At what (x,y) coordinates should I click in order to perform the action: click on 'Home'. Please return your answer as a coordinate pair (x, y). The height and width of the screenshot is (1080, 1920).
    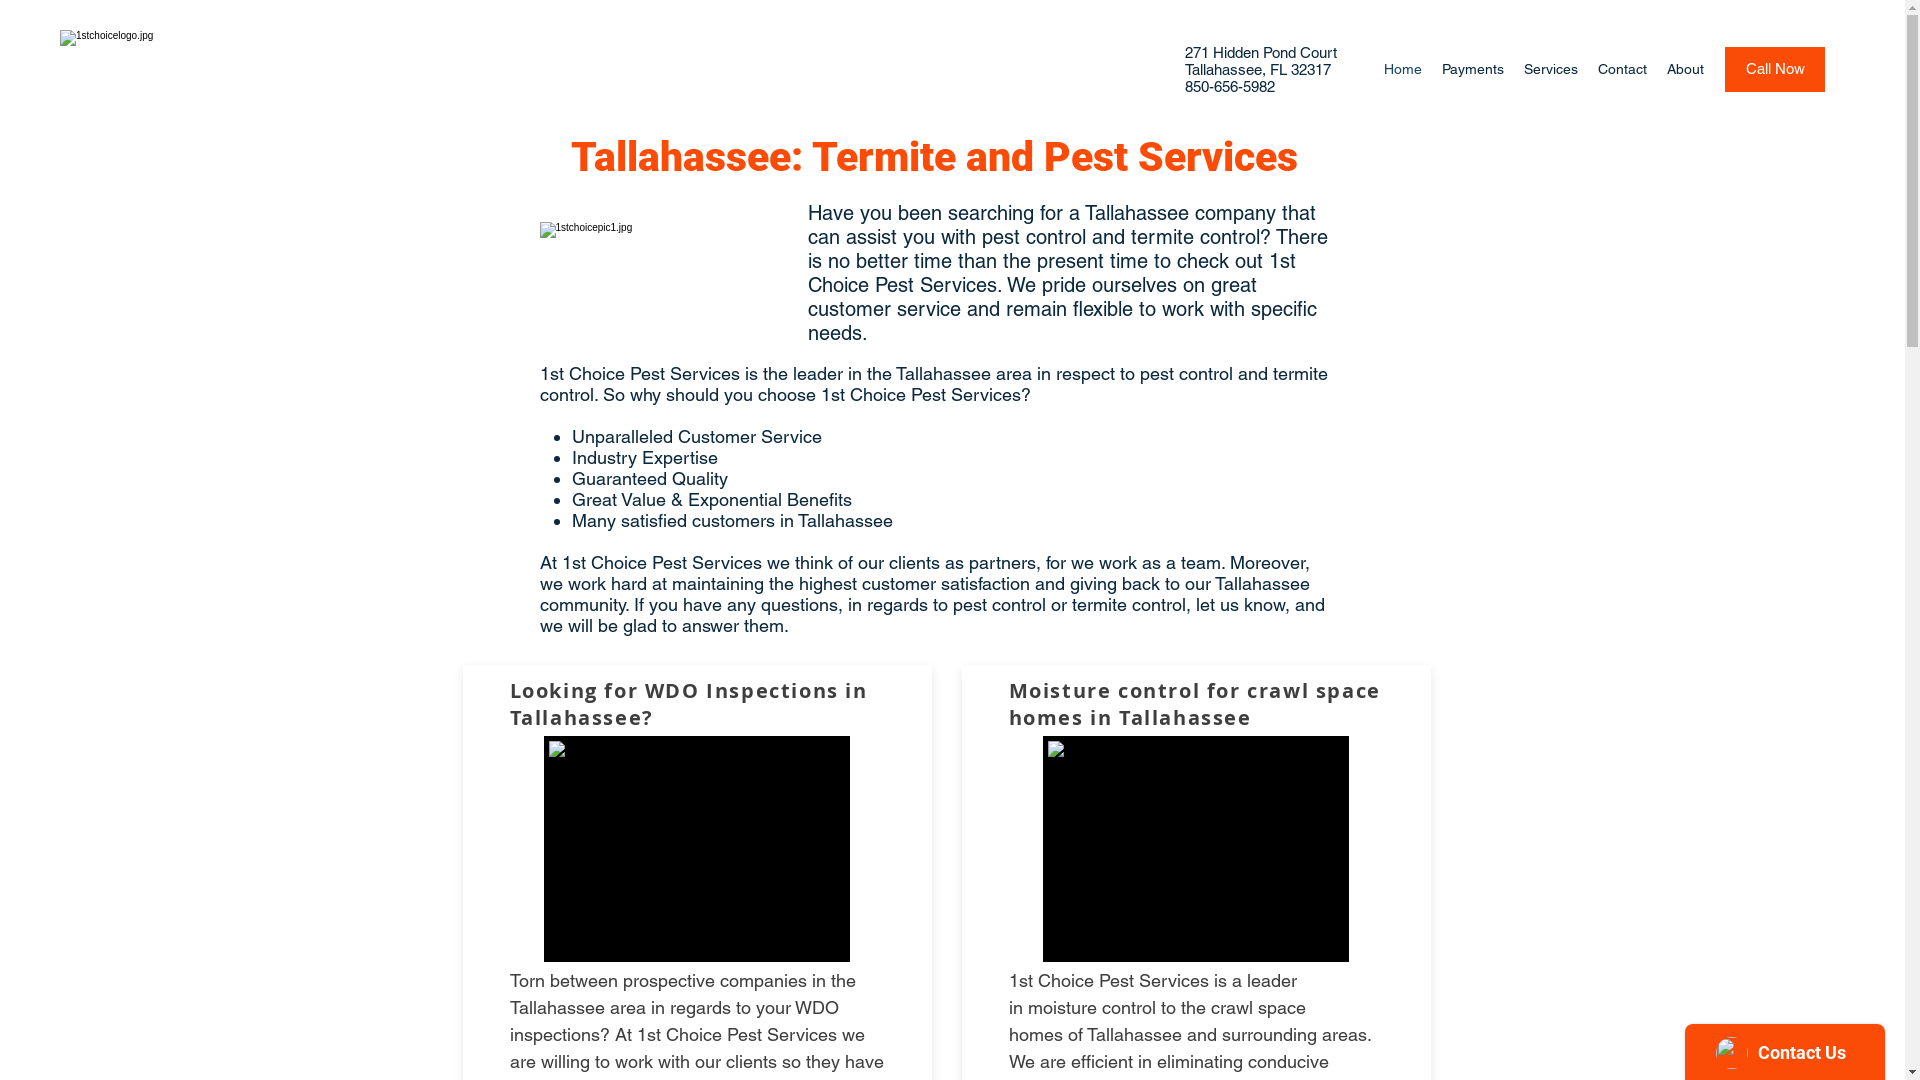
    Looking at the image, I should click on (1401, 68).